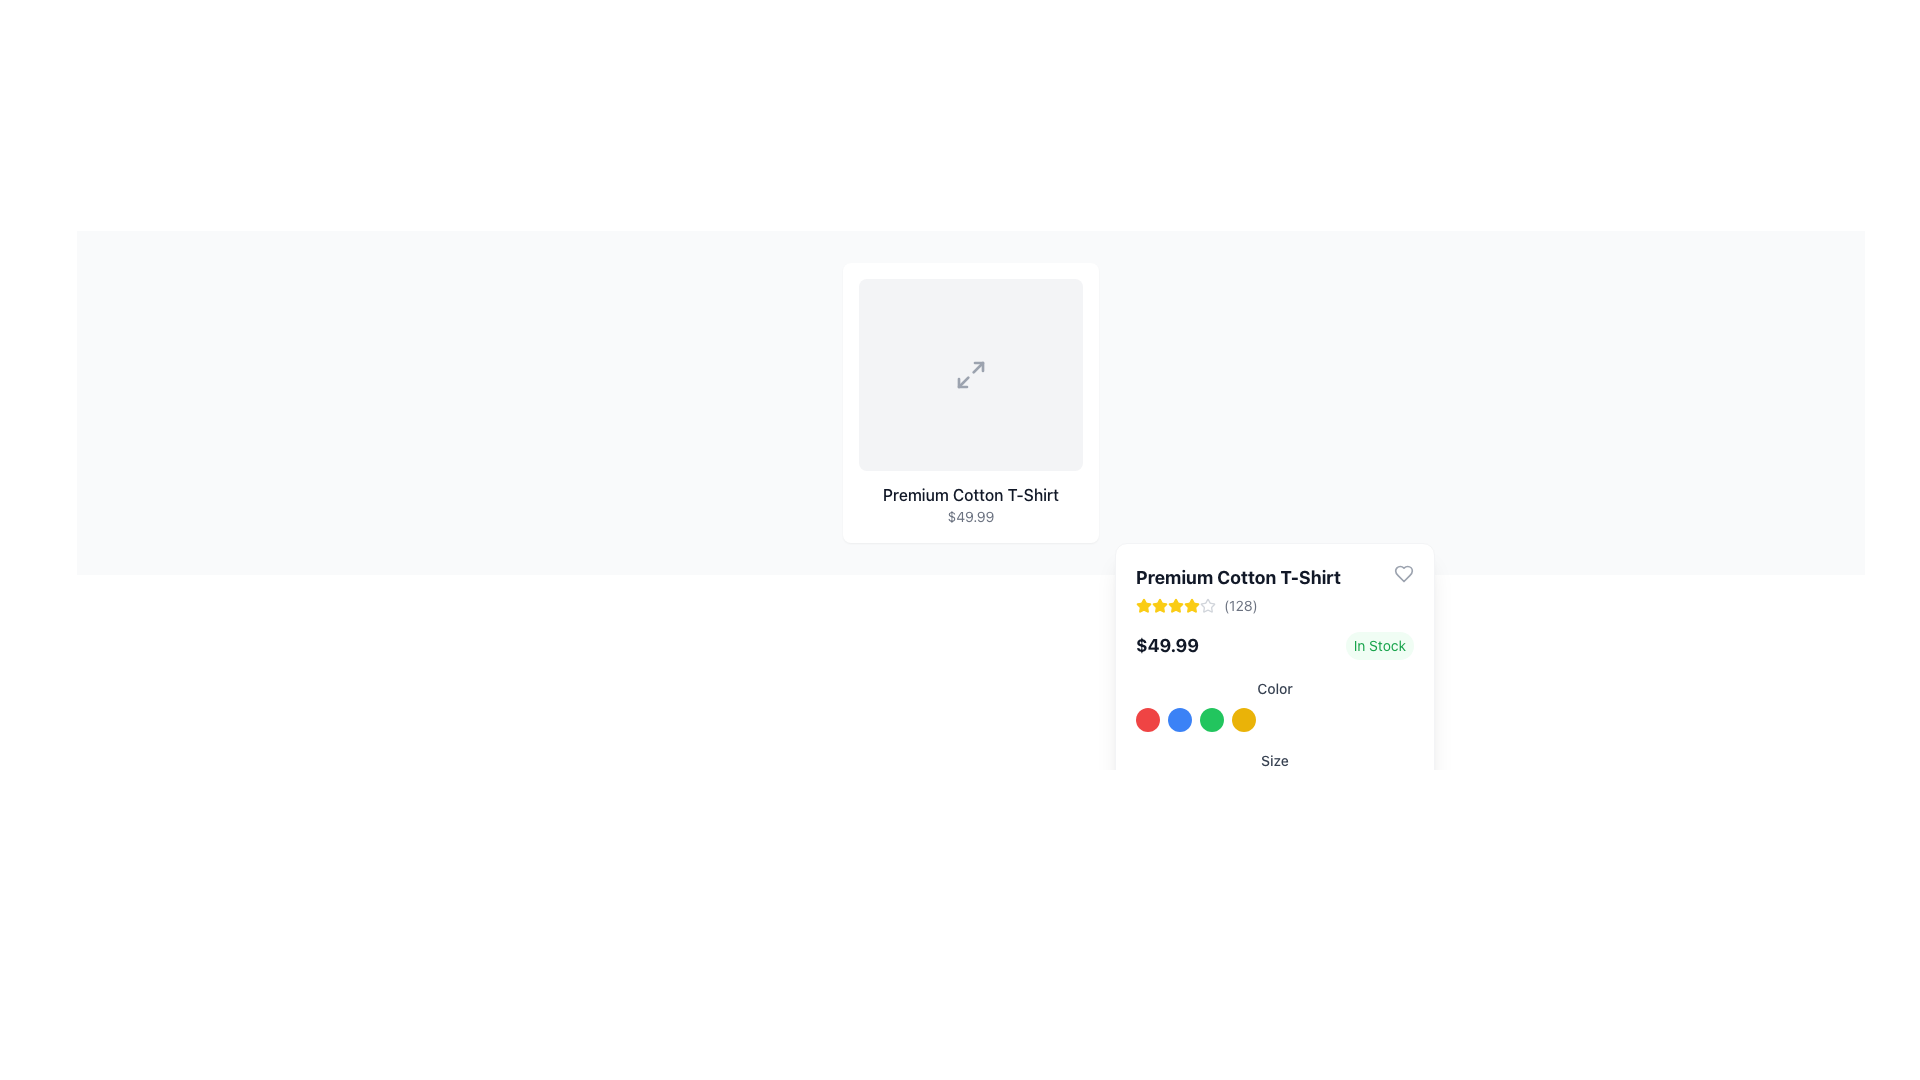  I want to click on the static text label displaying the price "$49.99" located directly below the product title "Premium Cotton T-Shirt" in the product preview card, so click(970, 515).